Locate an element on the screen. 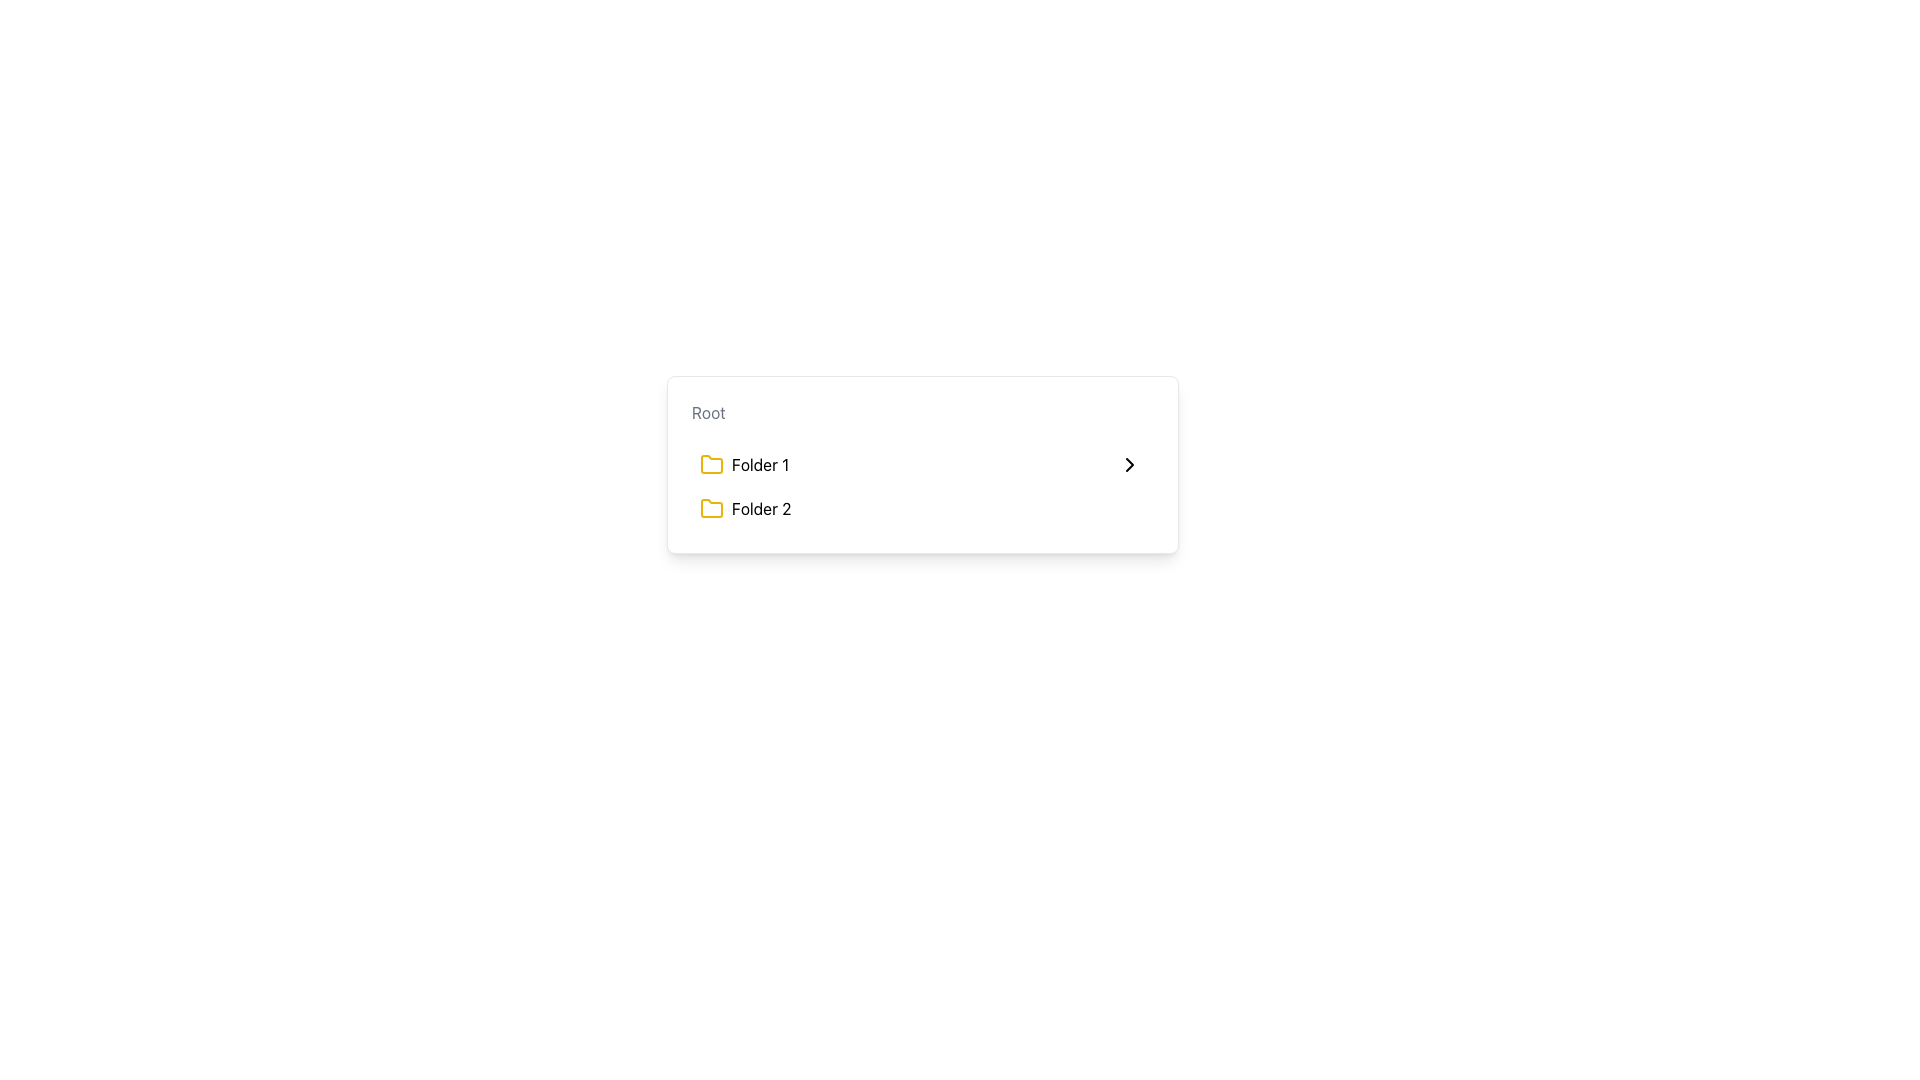  header text label that serves as the title for the menu, positioned at the top-left corner above 'Folder 1' and 'Folder 2' is located at coordinates (708, 411).